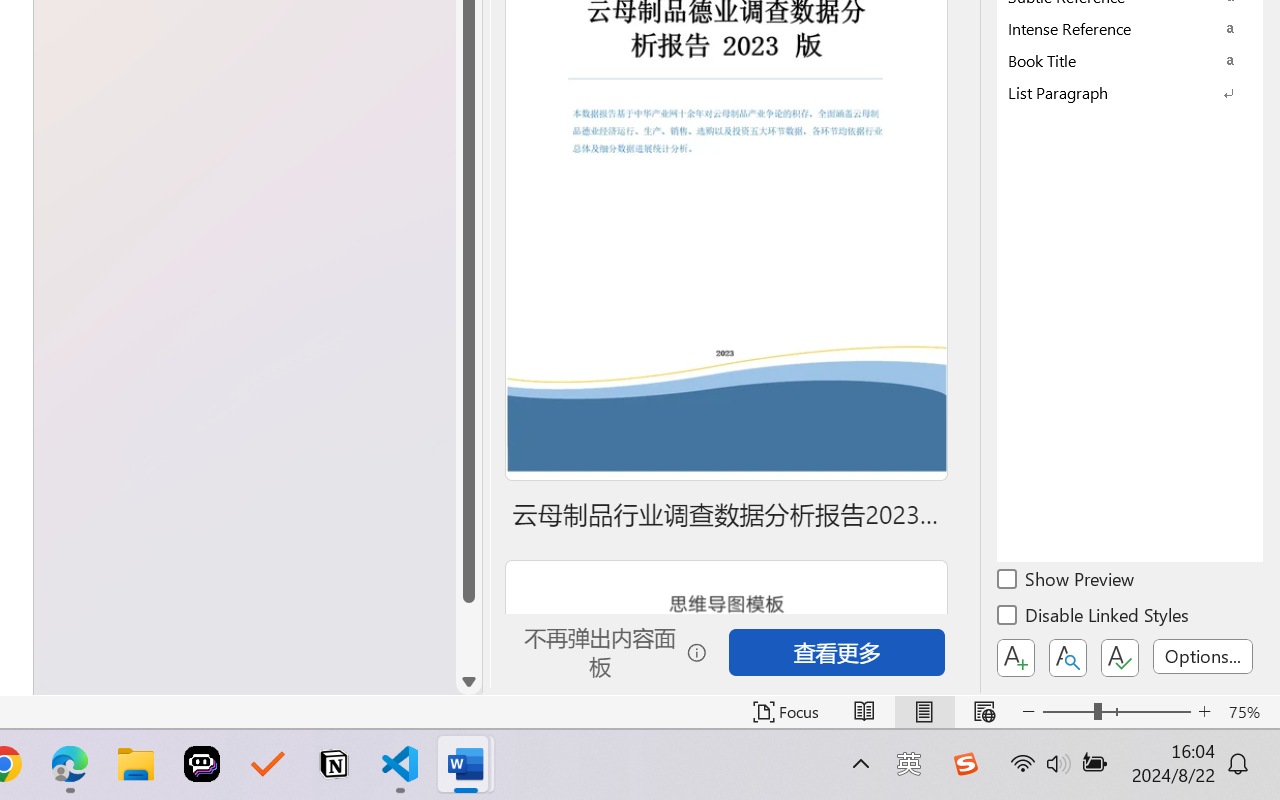  Describe the element at coordinates (1204, 711) in the screenshot. I see `'Zoom In'` at that location.